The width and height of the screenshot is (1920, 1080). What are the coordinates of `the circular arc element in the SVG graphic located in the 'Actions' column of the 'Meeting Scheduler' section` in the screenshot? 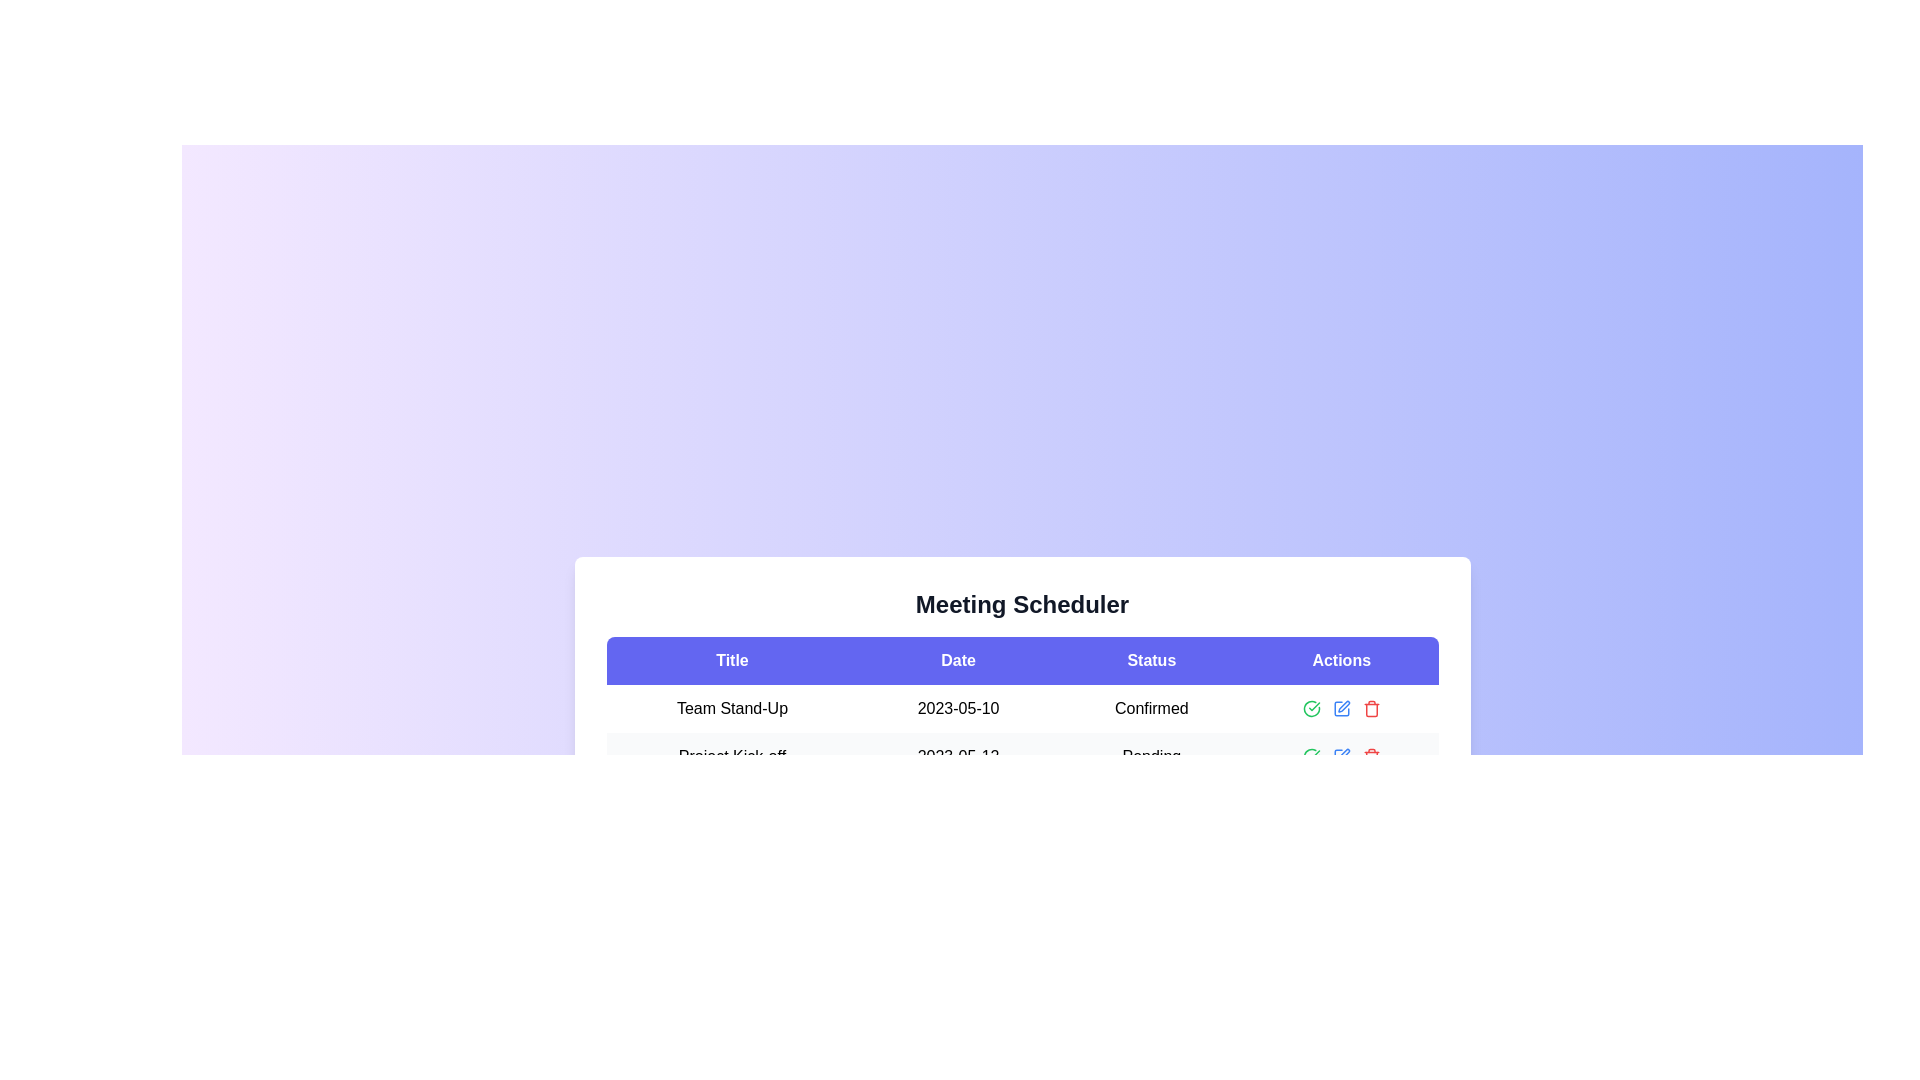 It's located at (1311, 756).